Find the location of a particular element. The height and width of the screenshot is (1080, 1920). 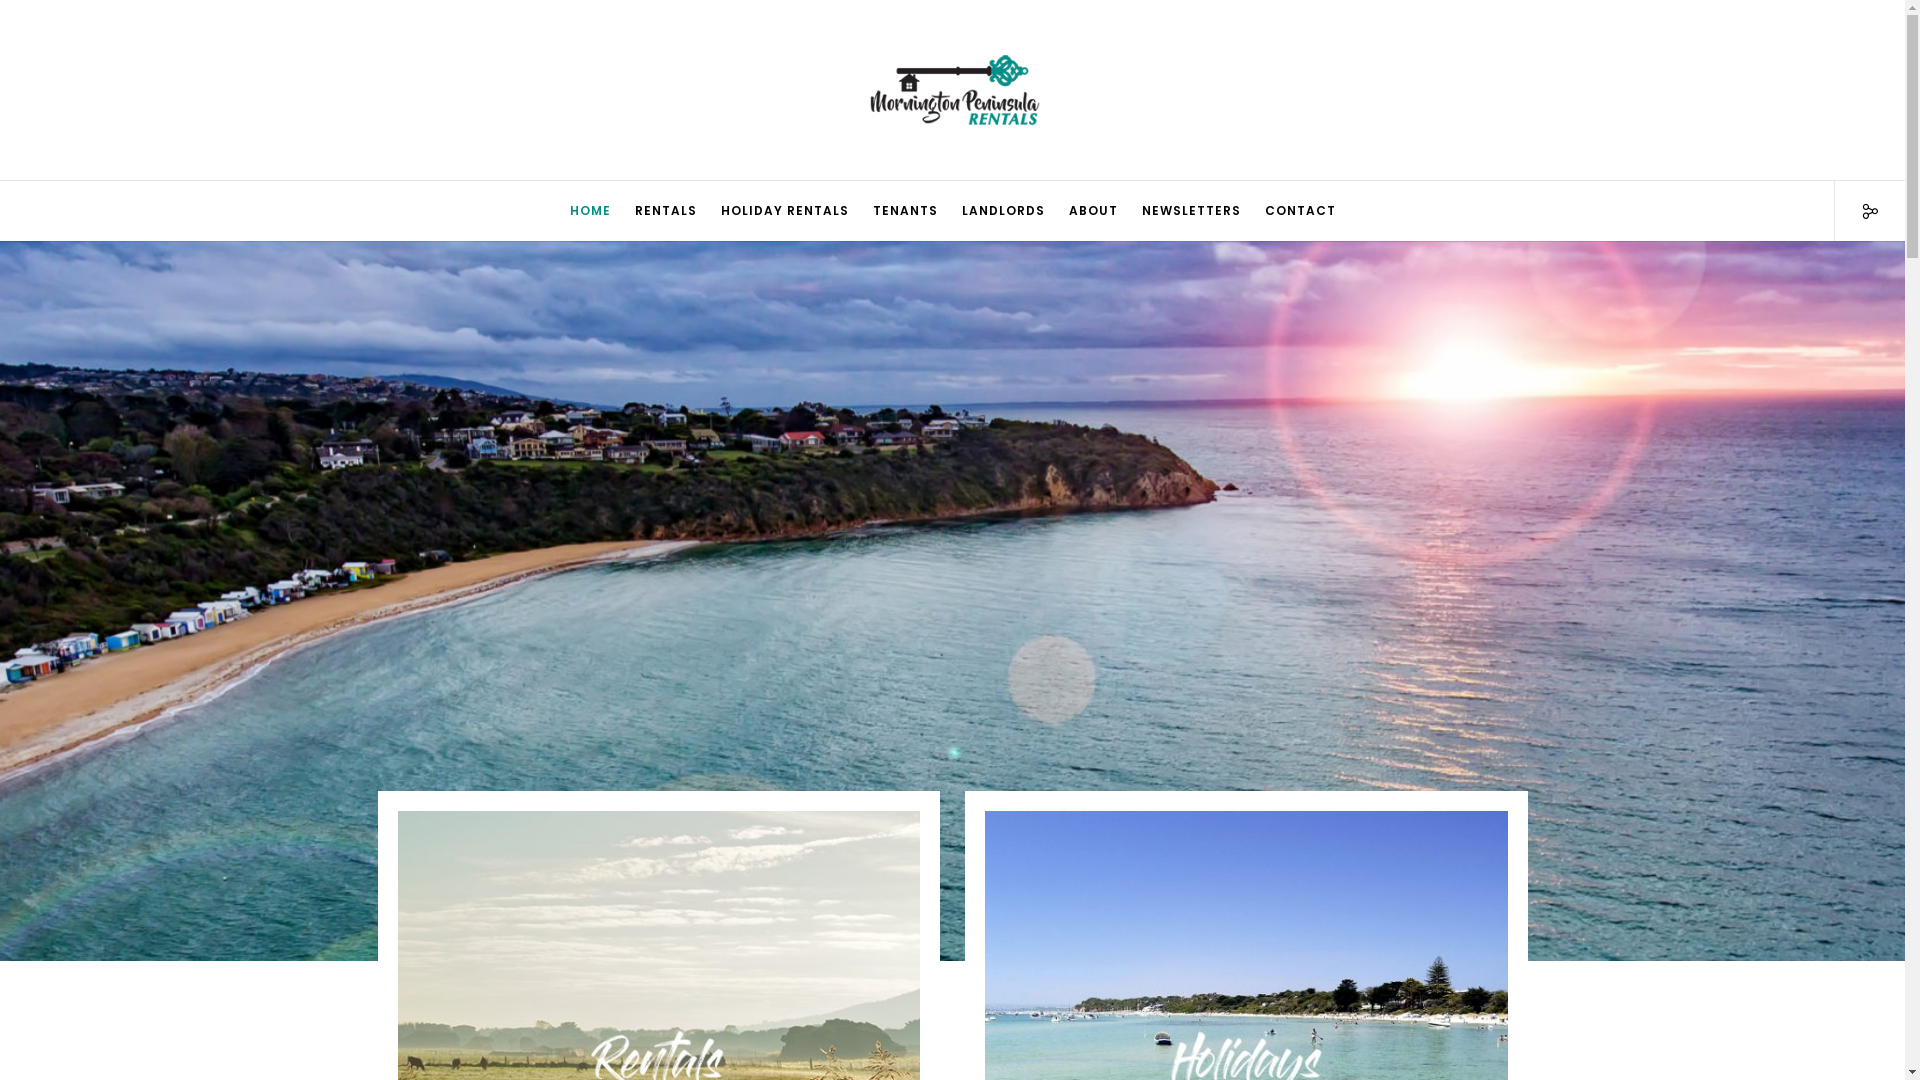

'ABOUT' is located at coordinates (1091, 211).